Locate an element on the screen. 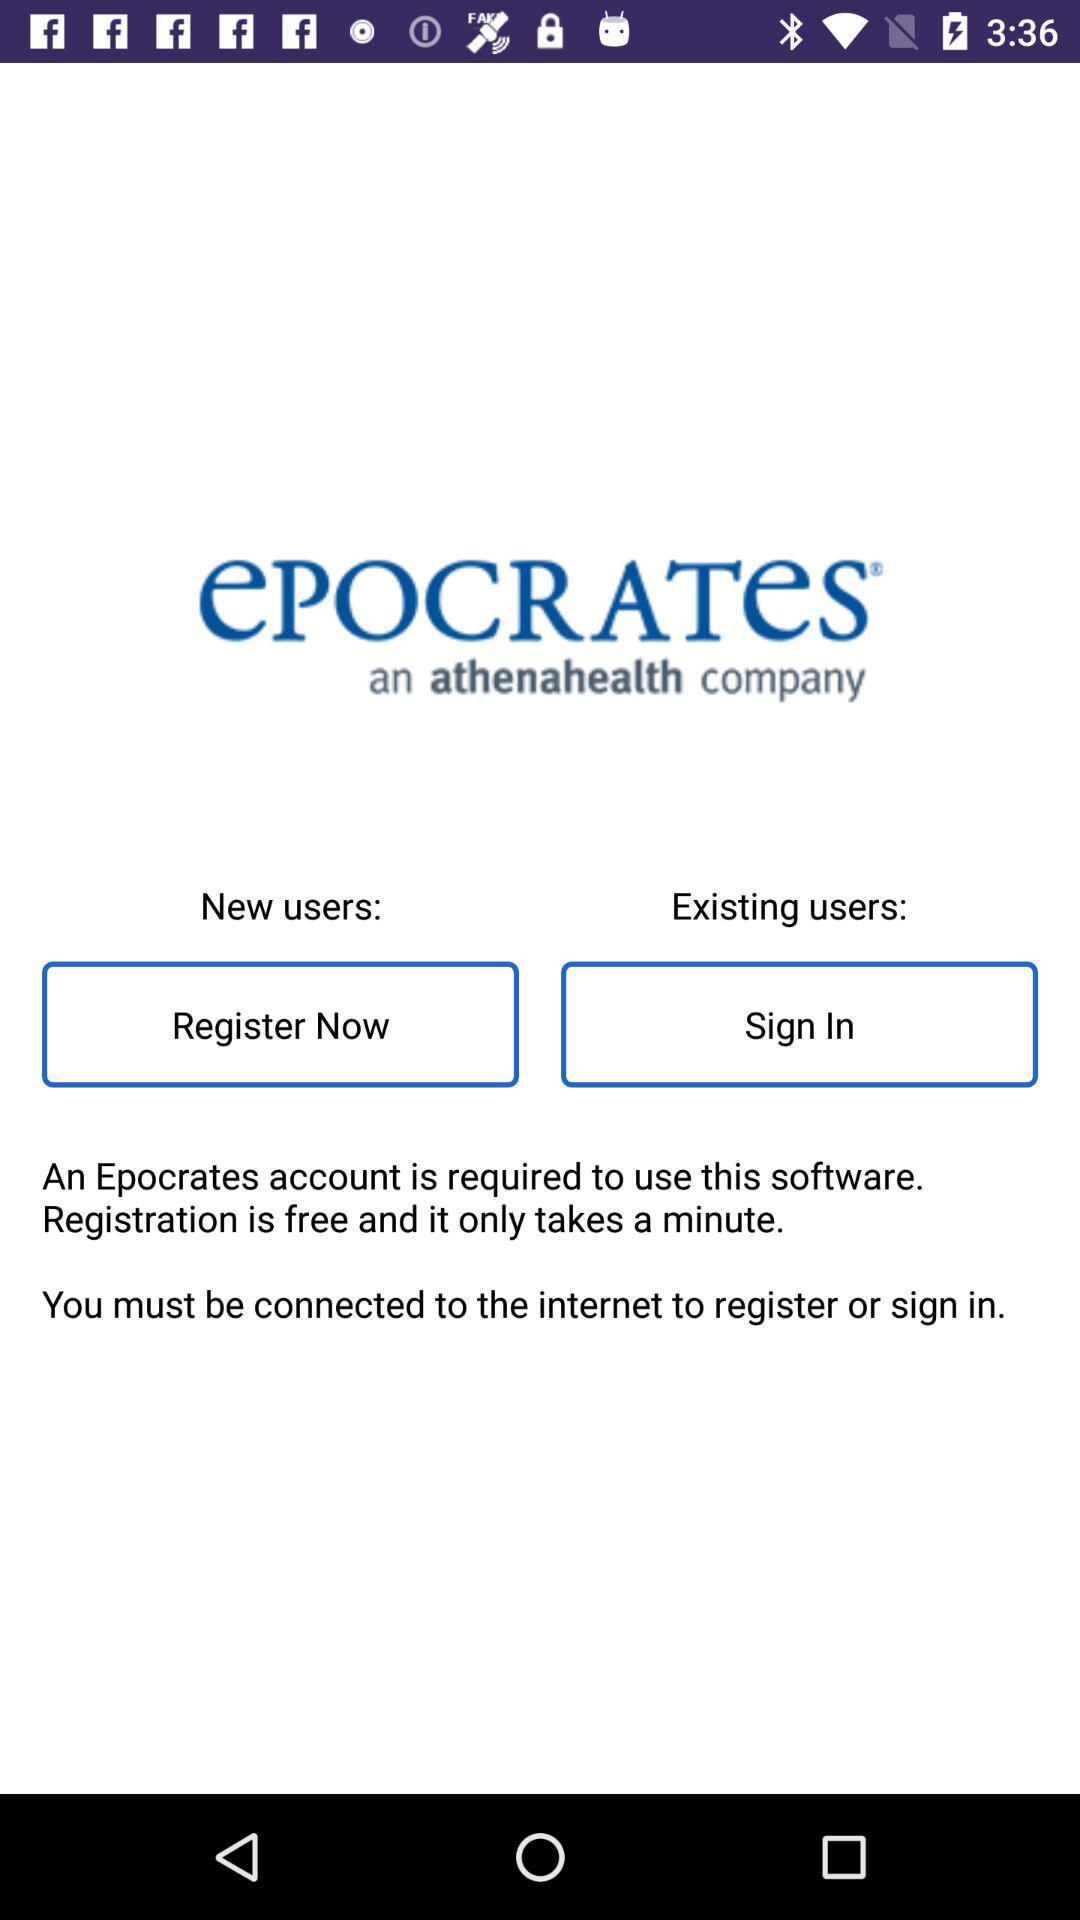 The image size is (1080, 1920). item to the right of the new users: icon is located at coordinates (798, 1024).